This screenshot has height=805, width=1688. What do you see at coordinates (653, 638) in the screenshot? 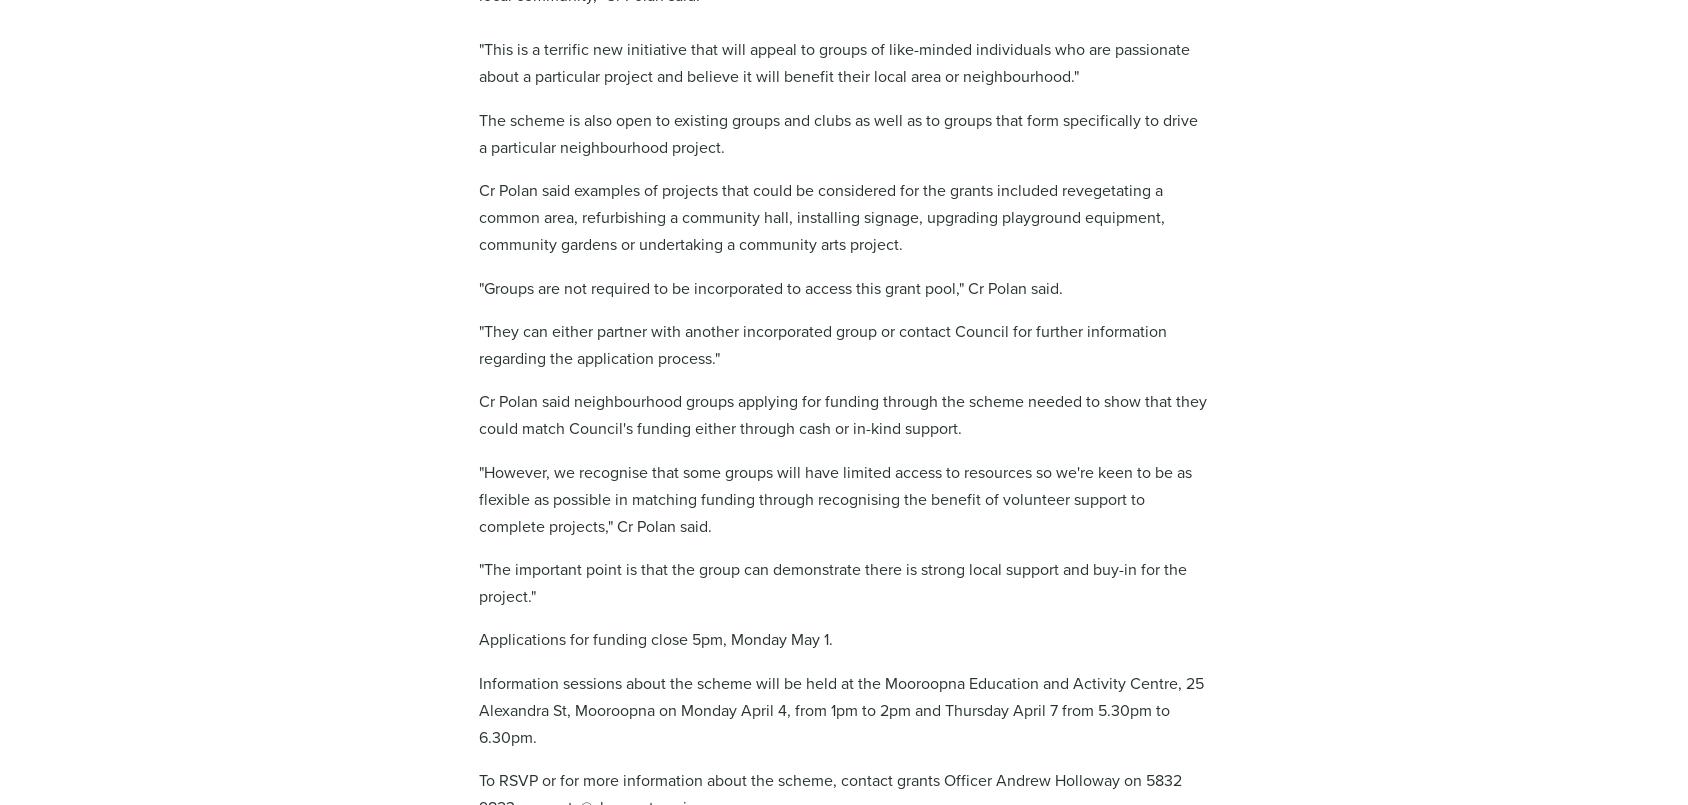
I see `'Applications for funding close 5pm, Monday May 1.'` at bounding box center [653, 638].